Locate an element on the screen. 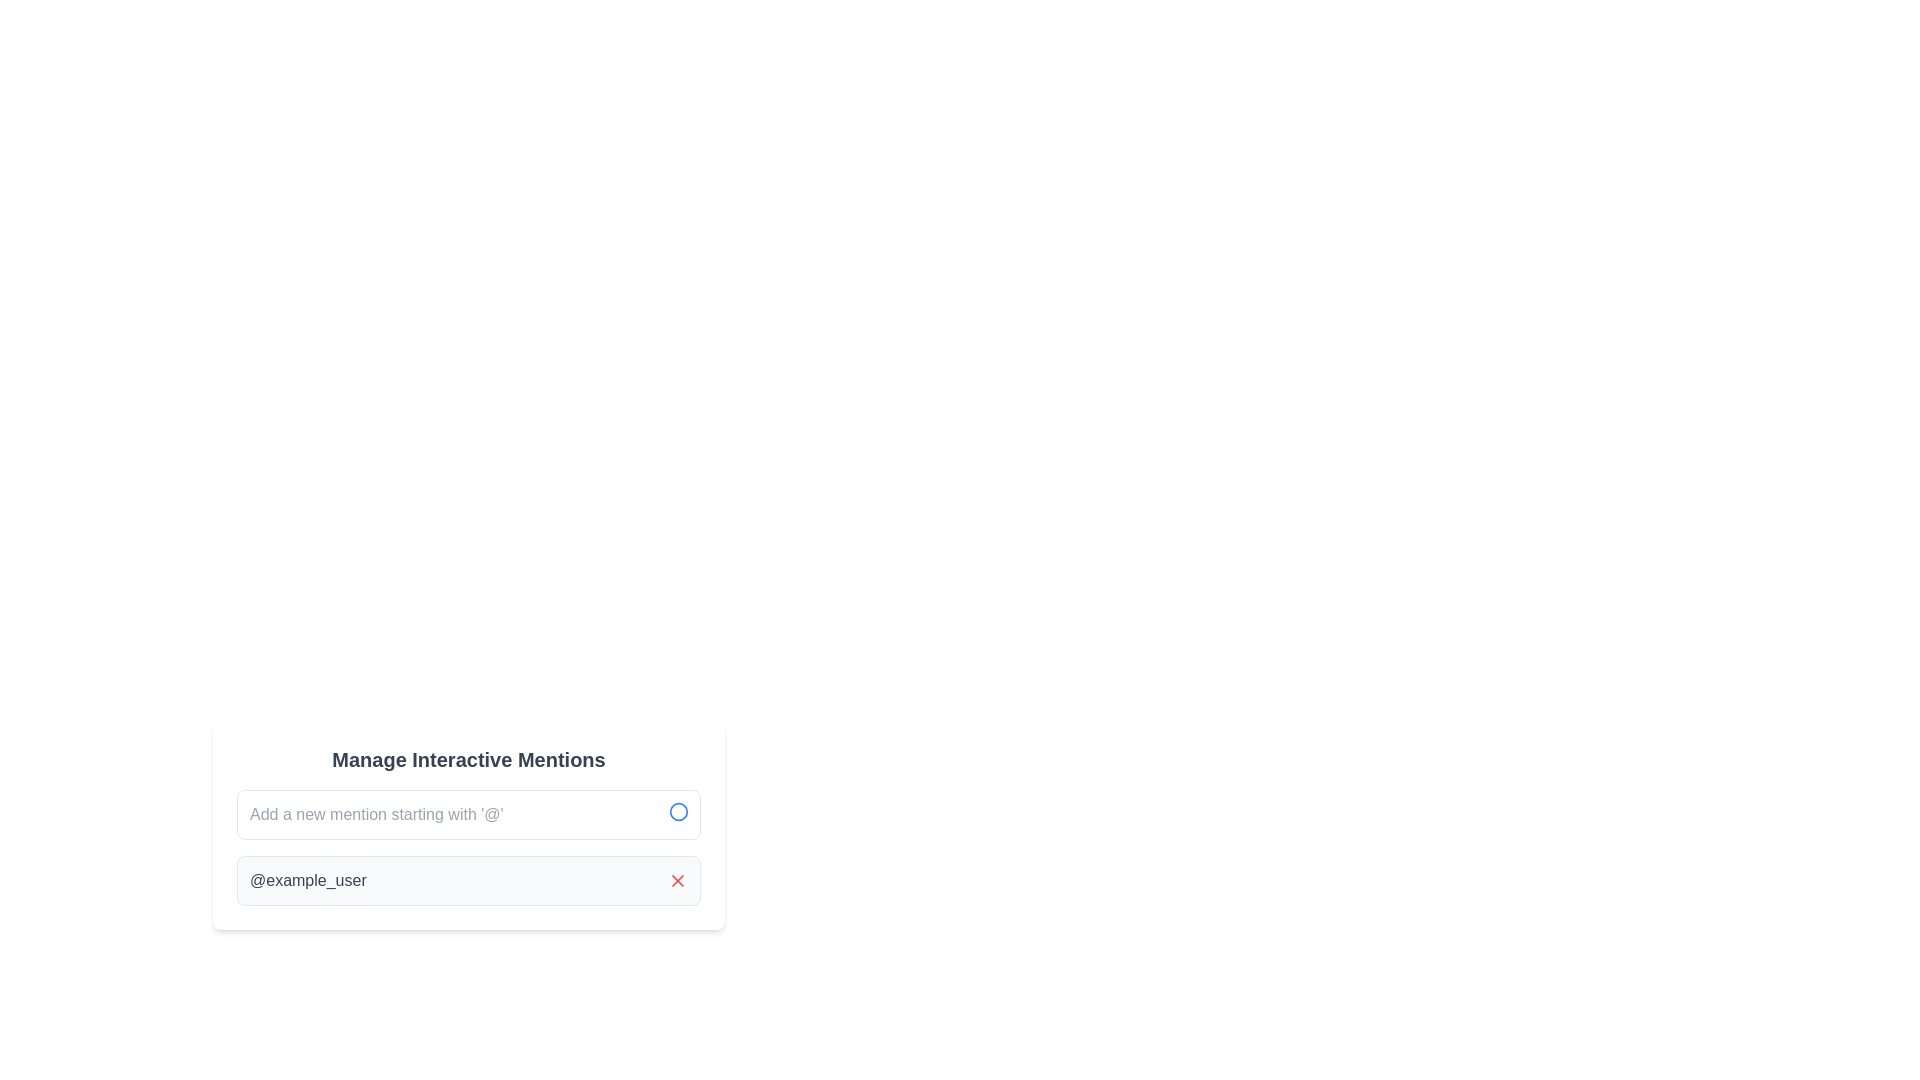 This screenshot has height=1080, width=1920. the decorative circle element within the SVG graphic located at the top-right corner of the 'Manage Interactive Mentions' modal is located at coordinates (678, 812).